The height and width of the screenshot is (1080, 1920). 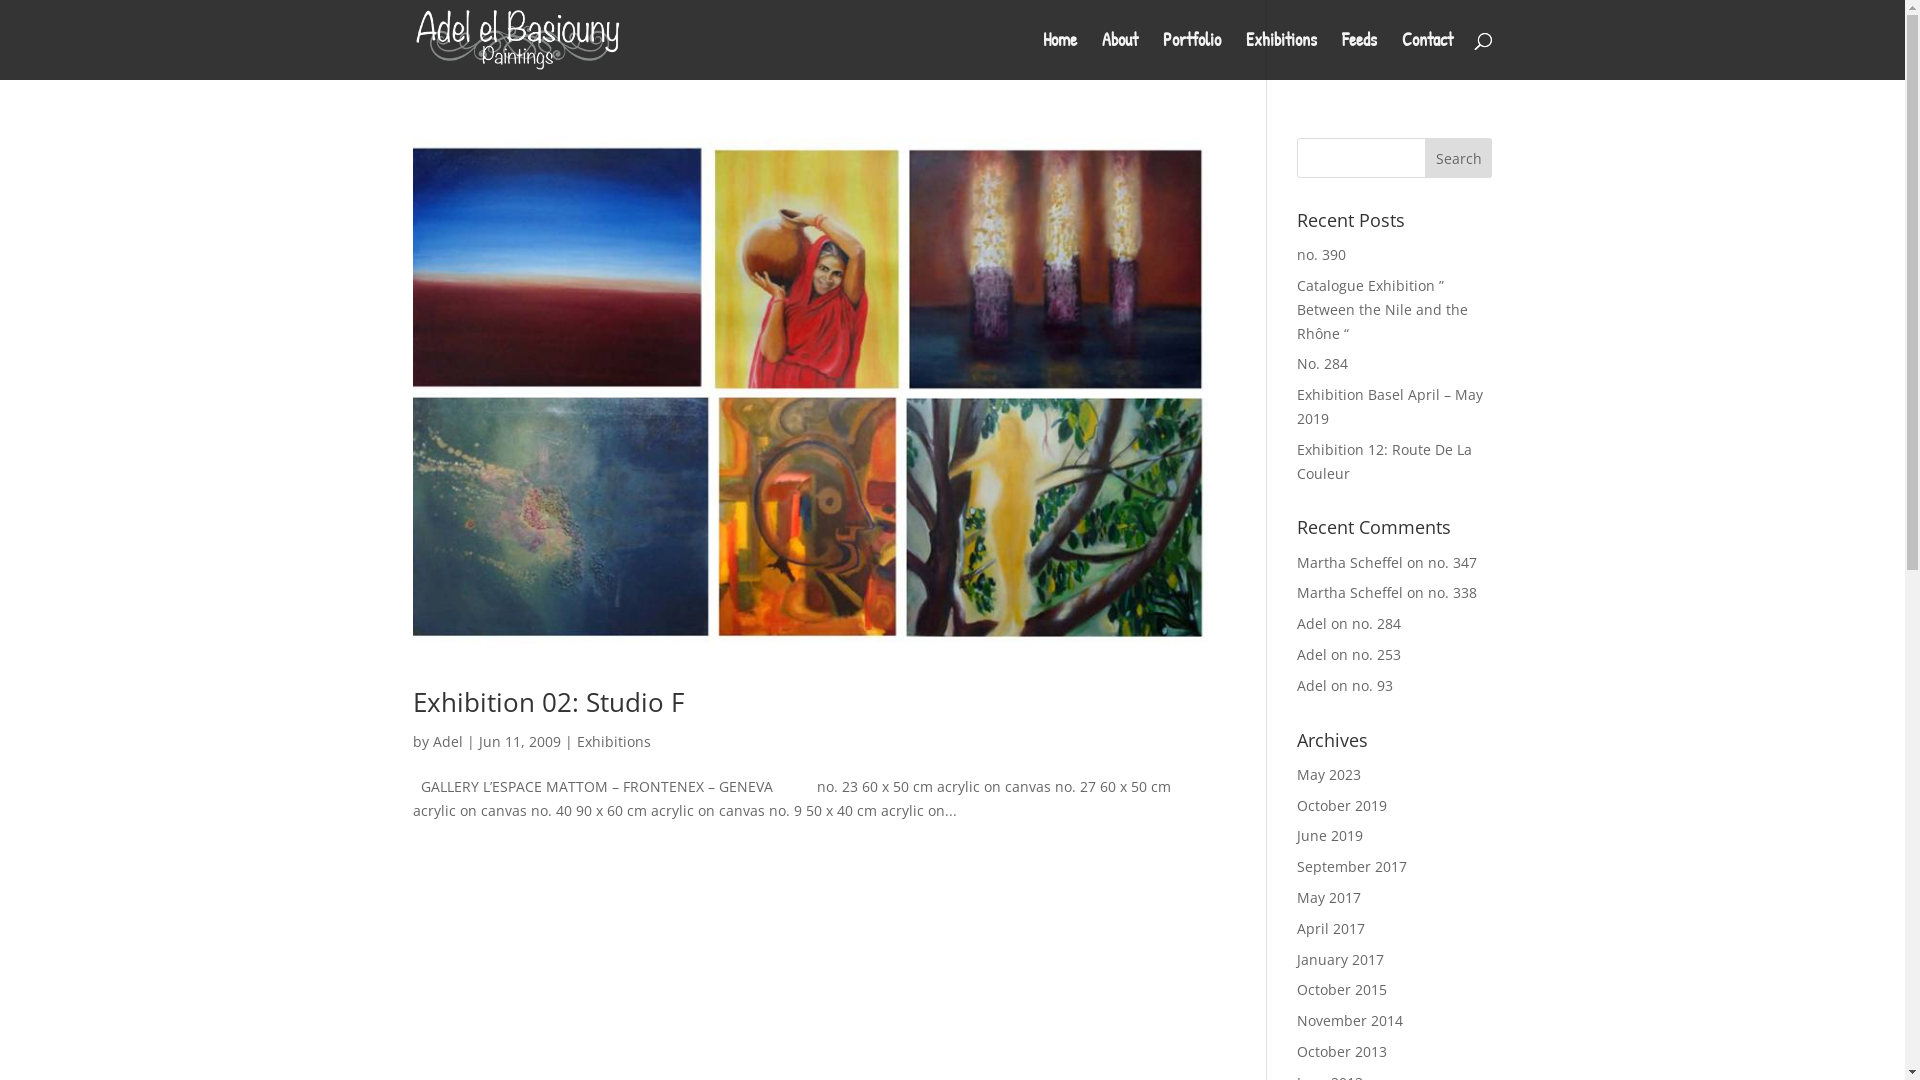 What do you see at coordinates (1349, 1020) in the screenshot?
I see `'November 2014'` at bounding box center [1349, 1020].